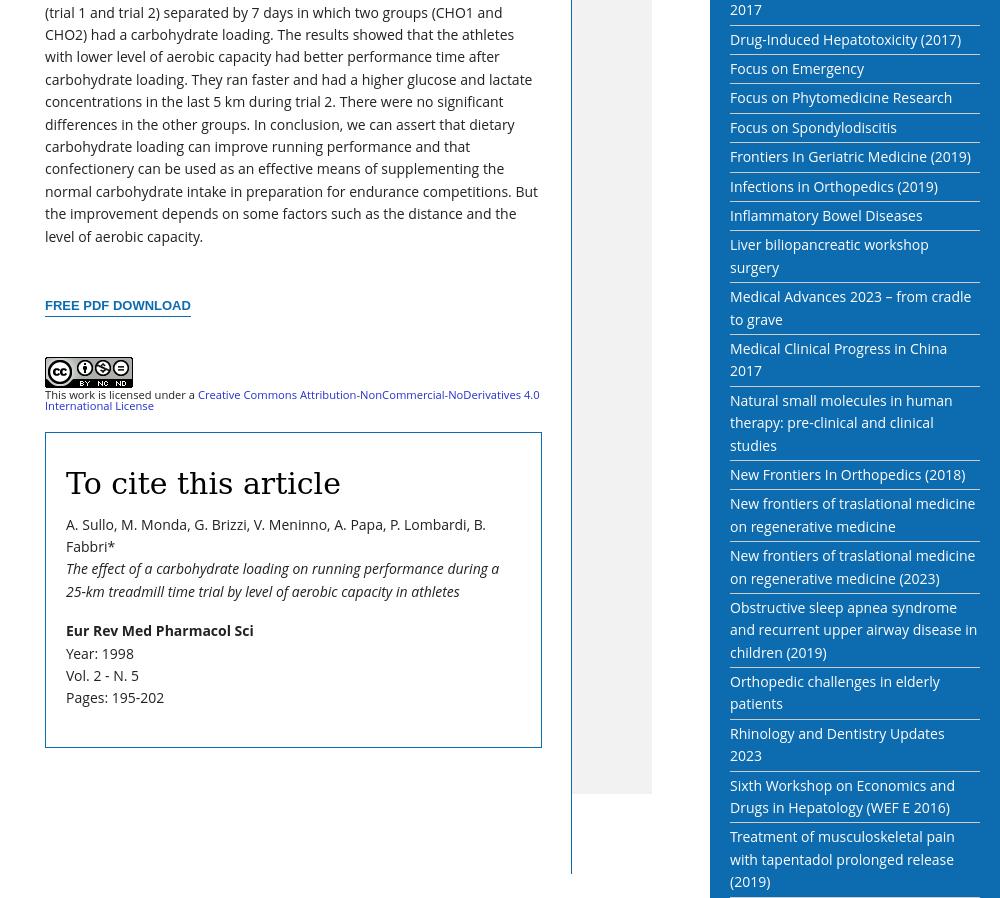 The image size is (1000, 898). What do you see at coordinates (116, 304) in the screenshot?
I see `'Free PDF Download'` at bounding box center [116, 304].